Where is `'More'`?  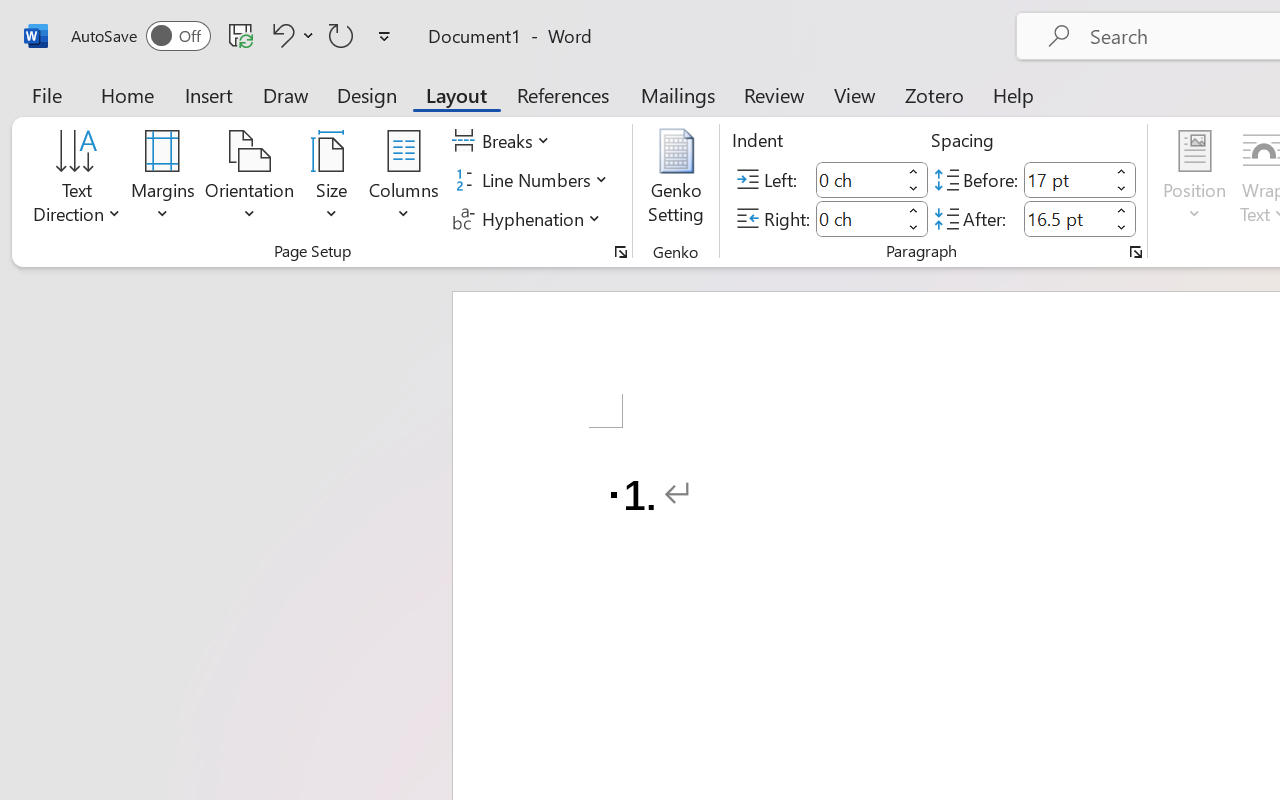 'More' is located at coordinates (1121, 210).